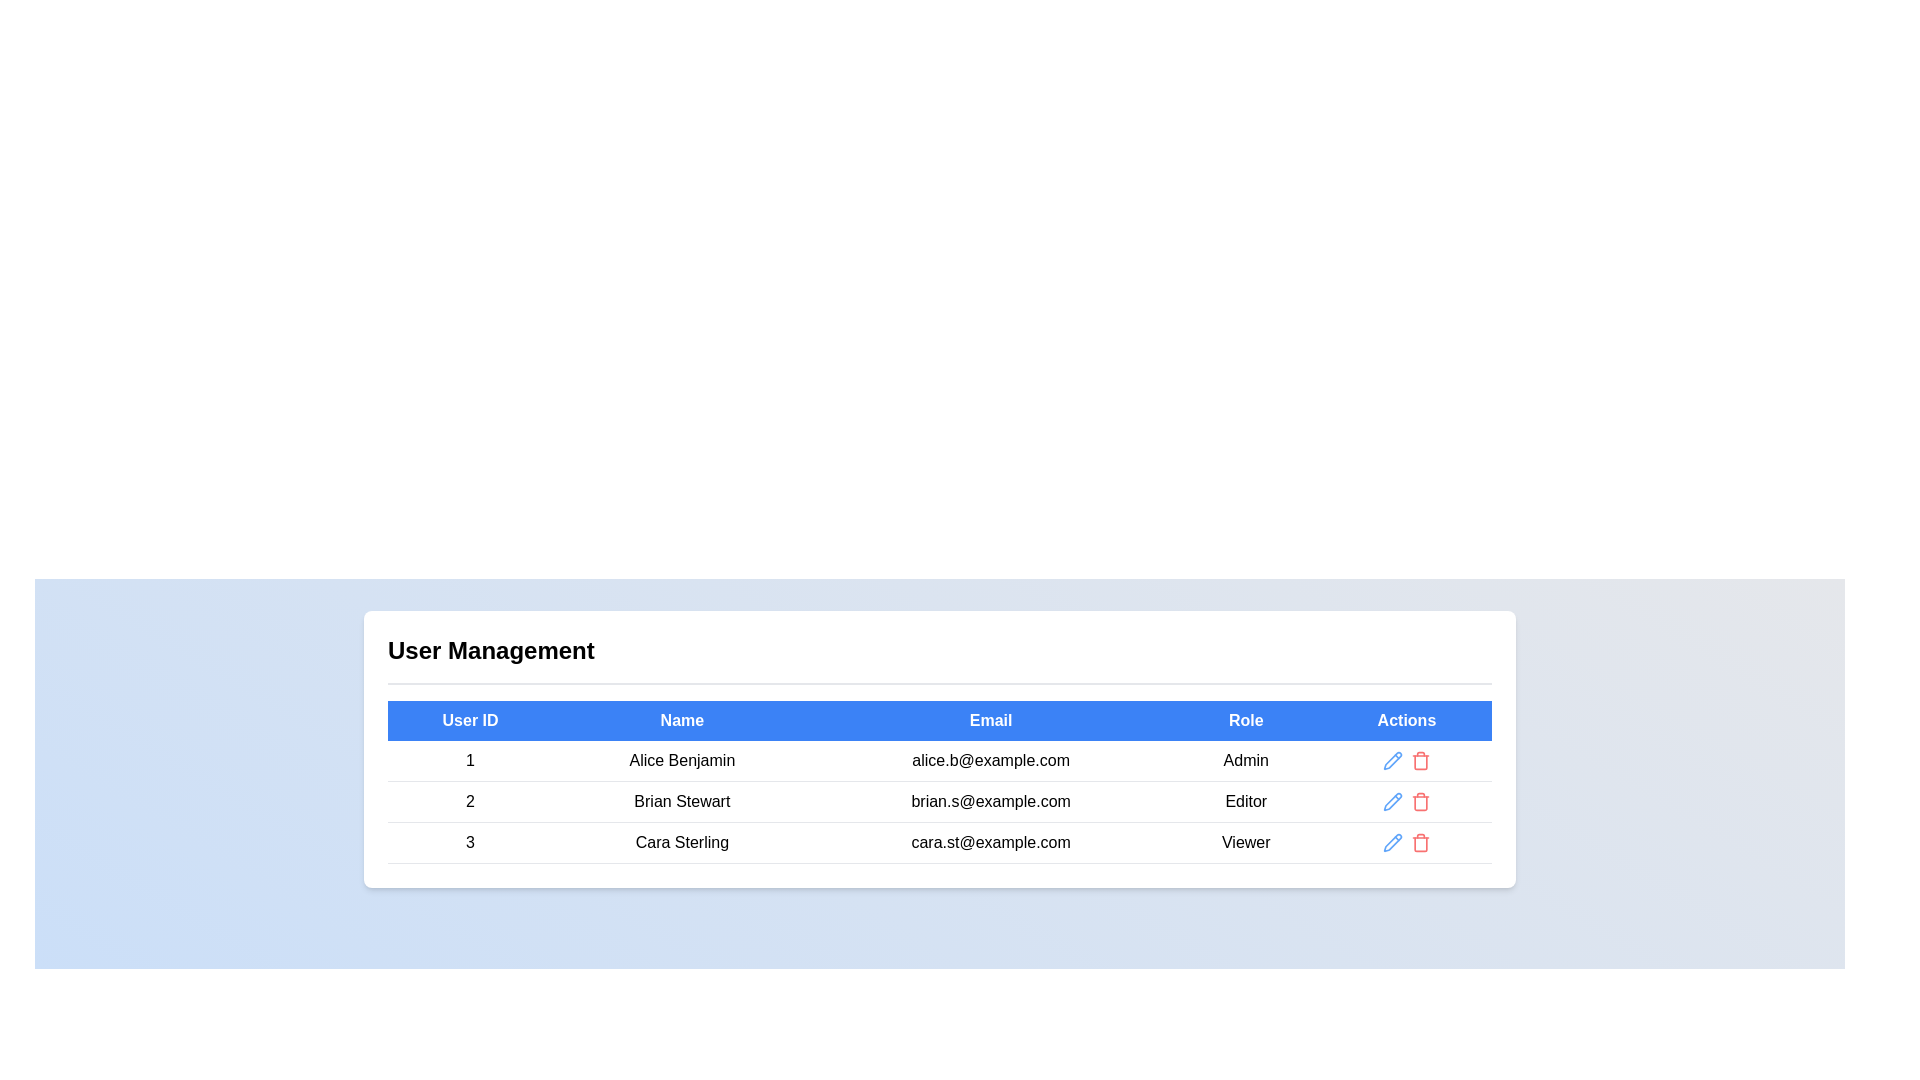 This screenshot has width=1920, height=1080. I want to click on the edit icon button in the 'Actions' column for user 'Cara Sterling', so click(1391, 843).